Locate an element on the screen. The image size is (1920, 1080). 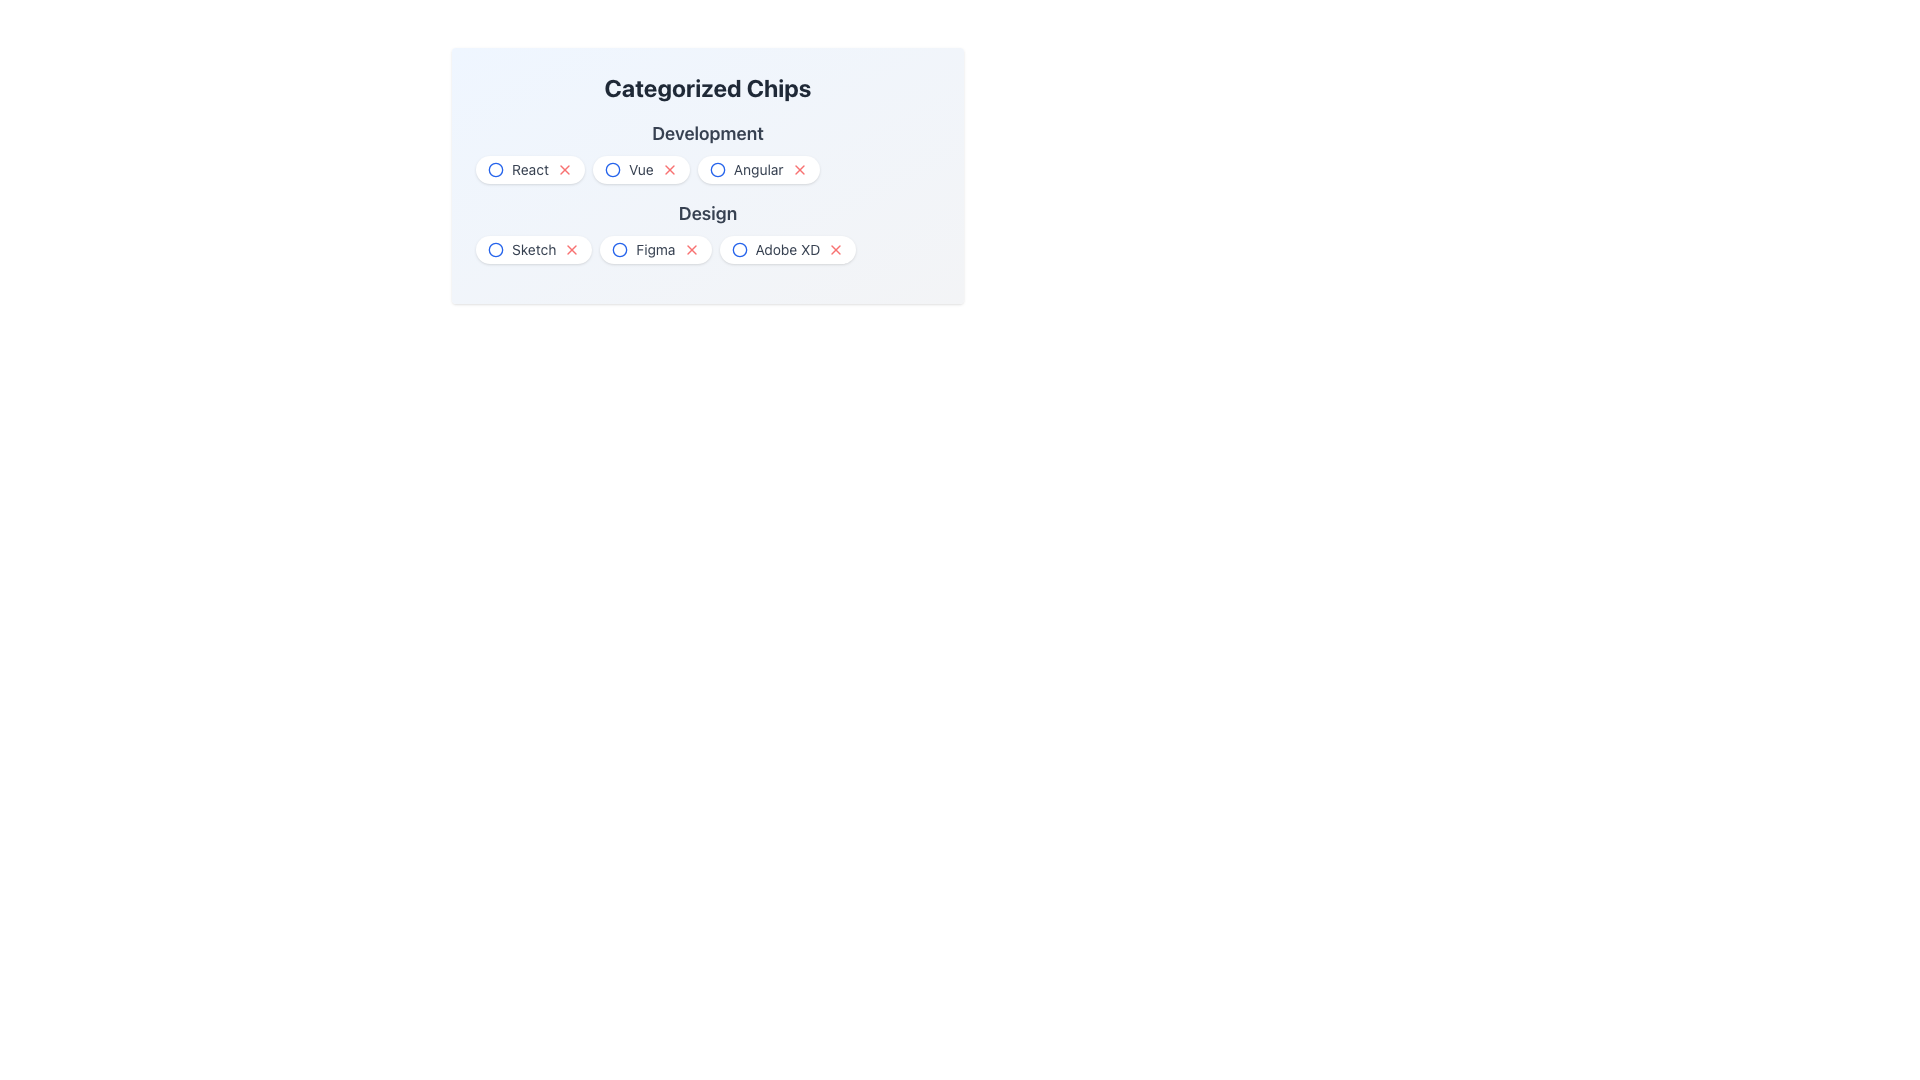
the selectable chip related to the 'Sketch' category is located at coordinates (534, 249).